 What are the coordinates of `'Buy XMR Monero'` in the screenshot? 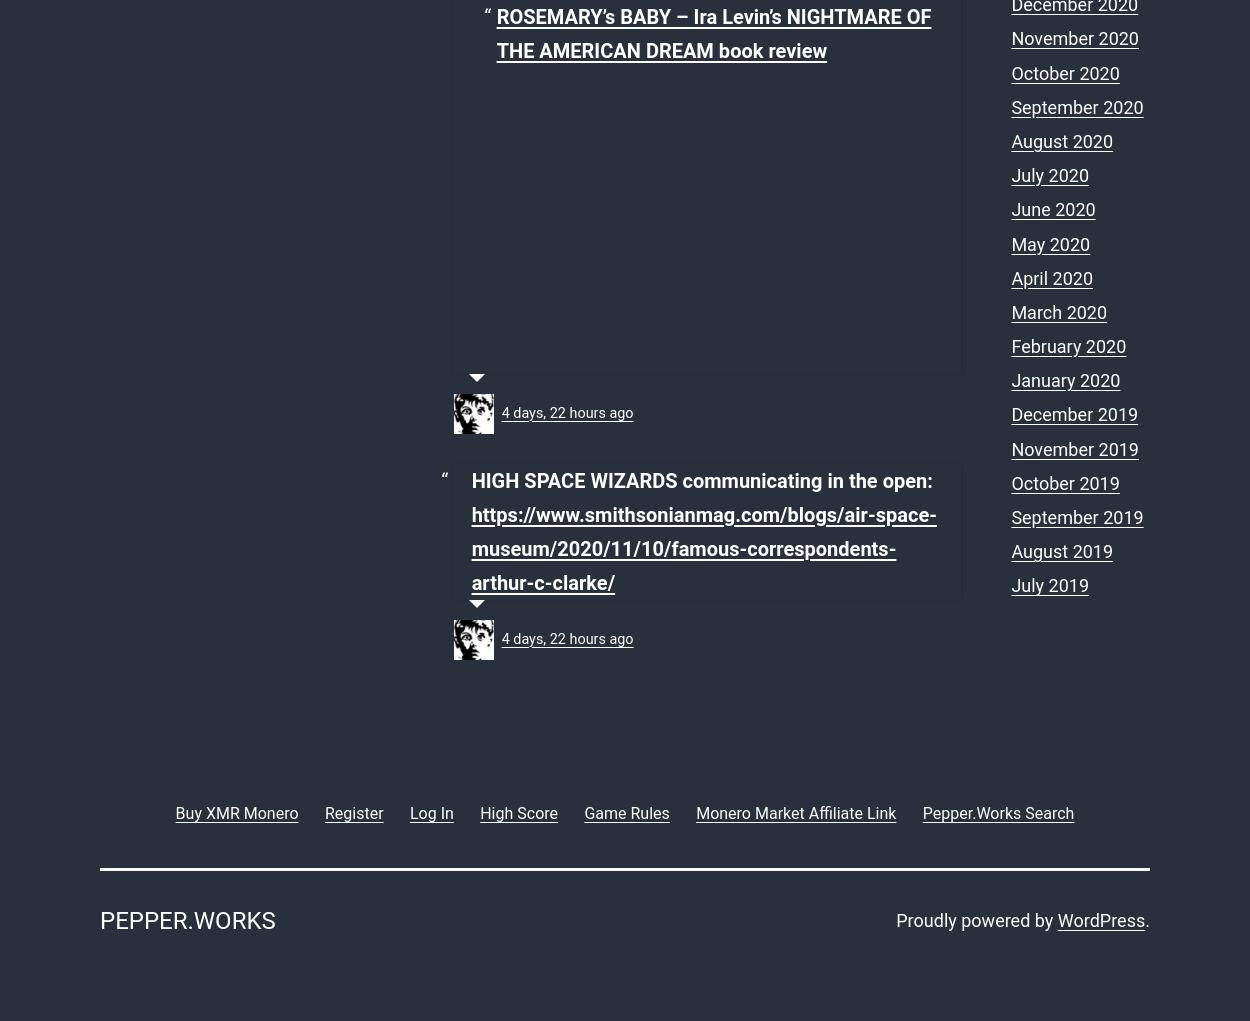 It's located at (235, 811).